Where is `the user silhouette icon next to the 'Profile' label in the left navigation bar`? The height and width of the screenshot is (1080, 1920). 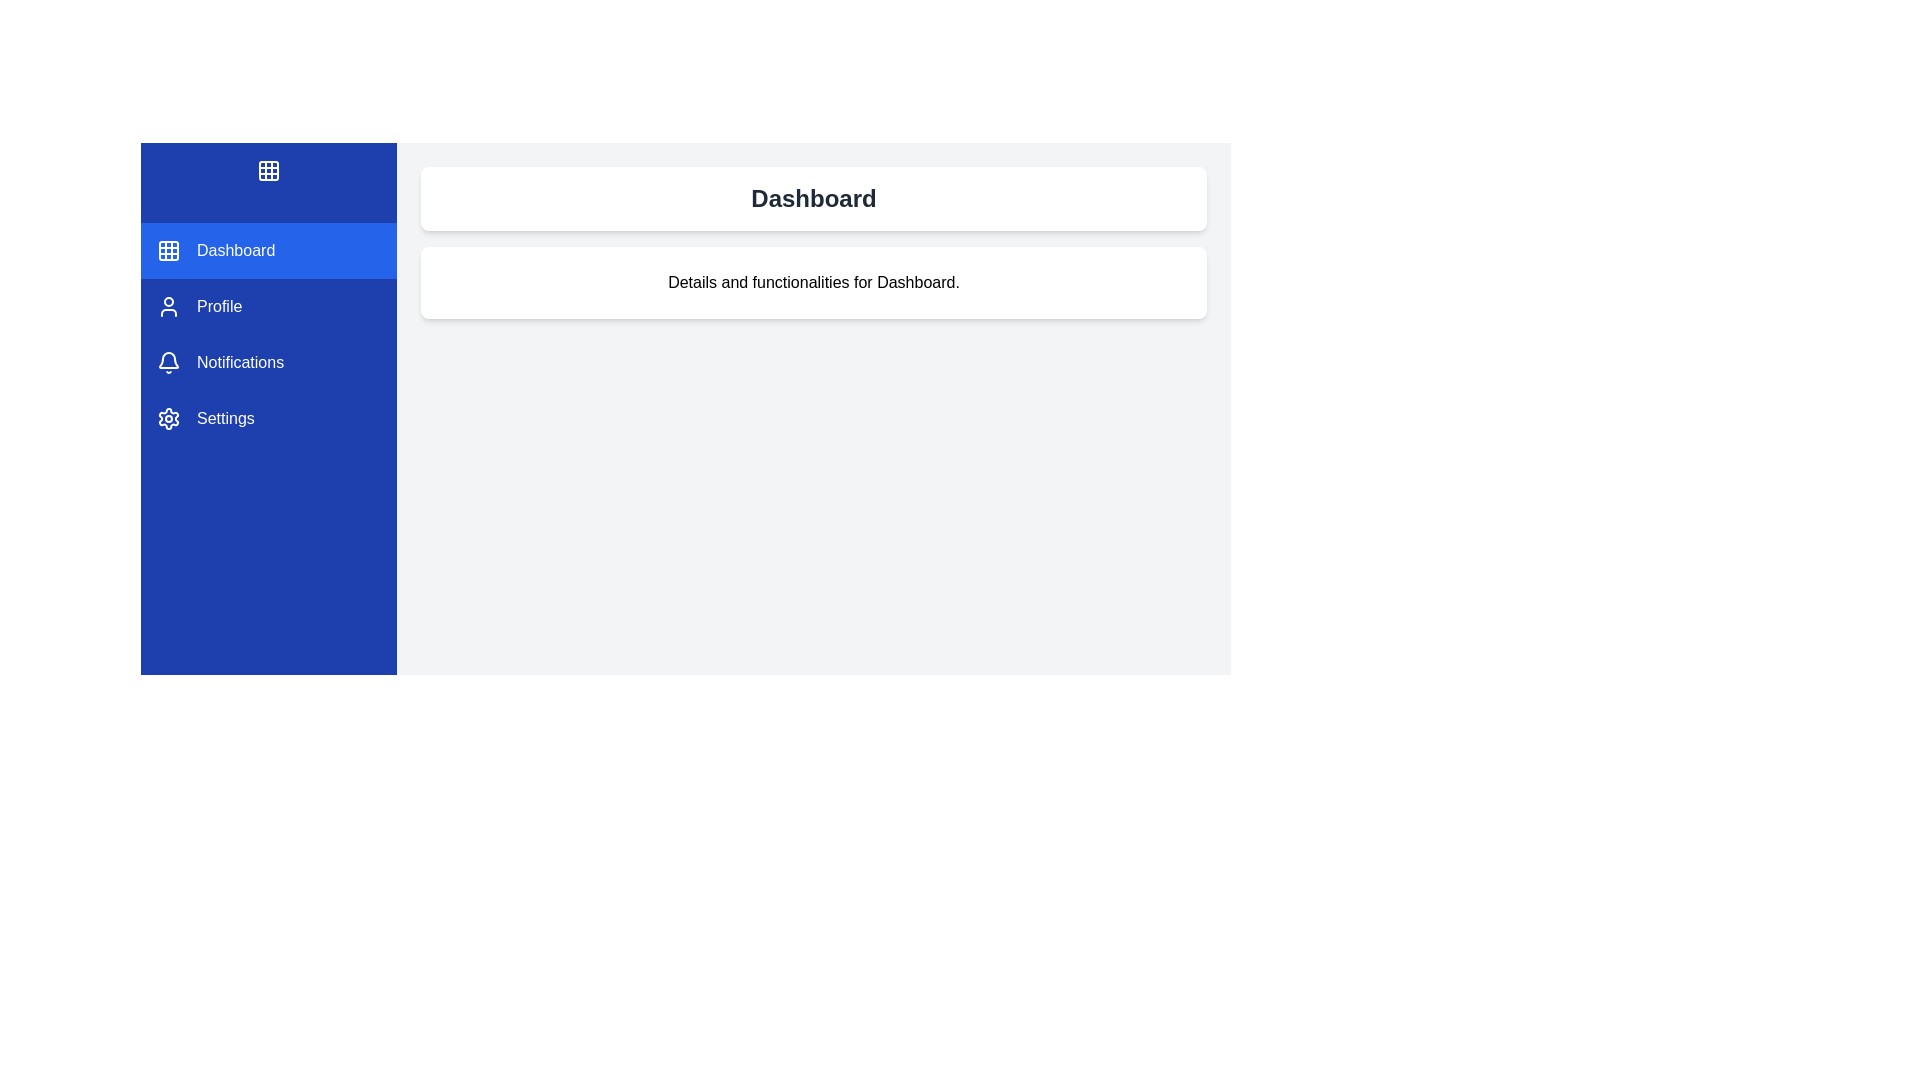 the user silhouette icon next to the 'Profile' label in the left navigation bar is located at coordinates (168, 307).